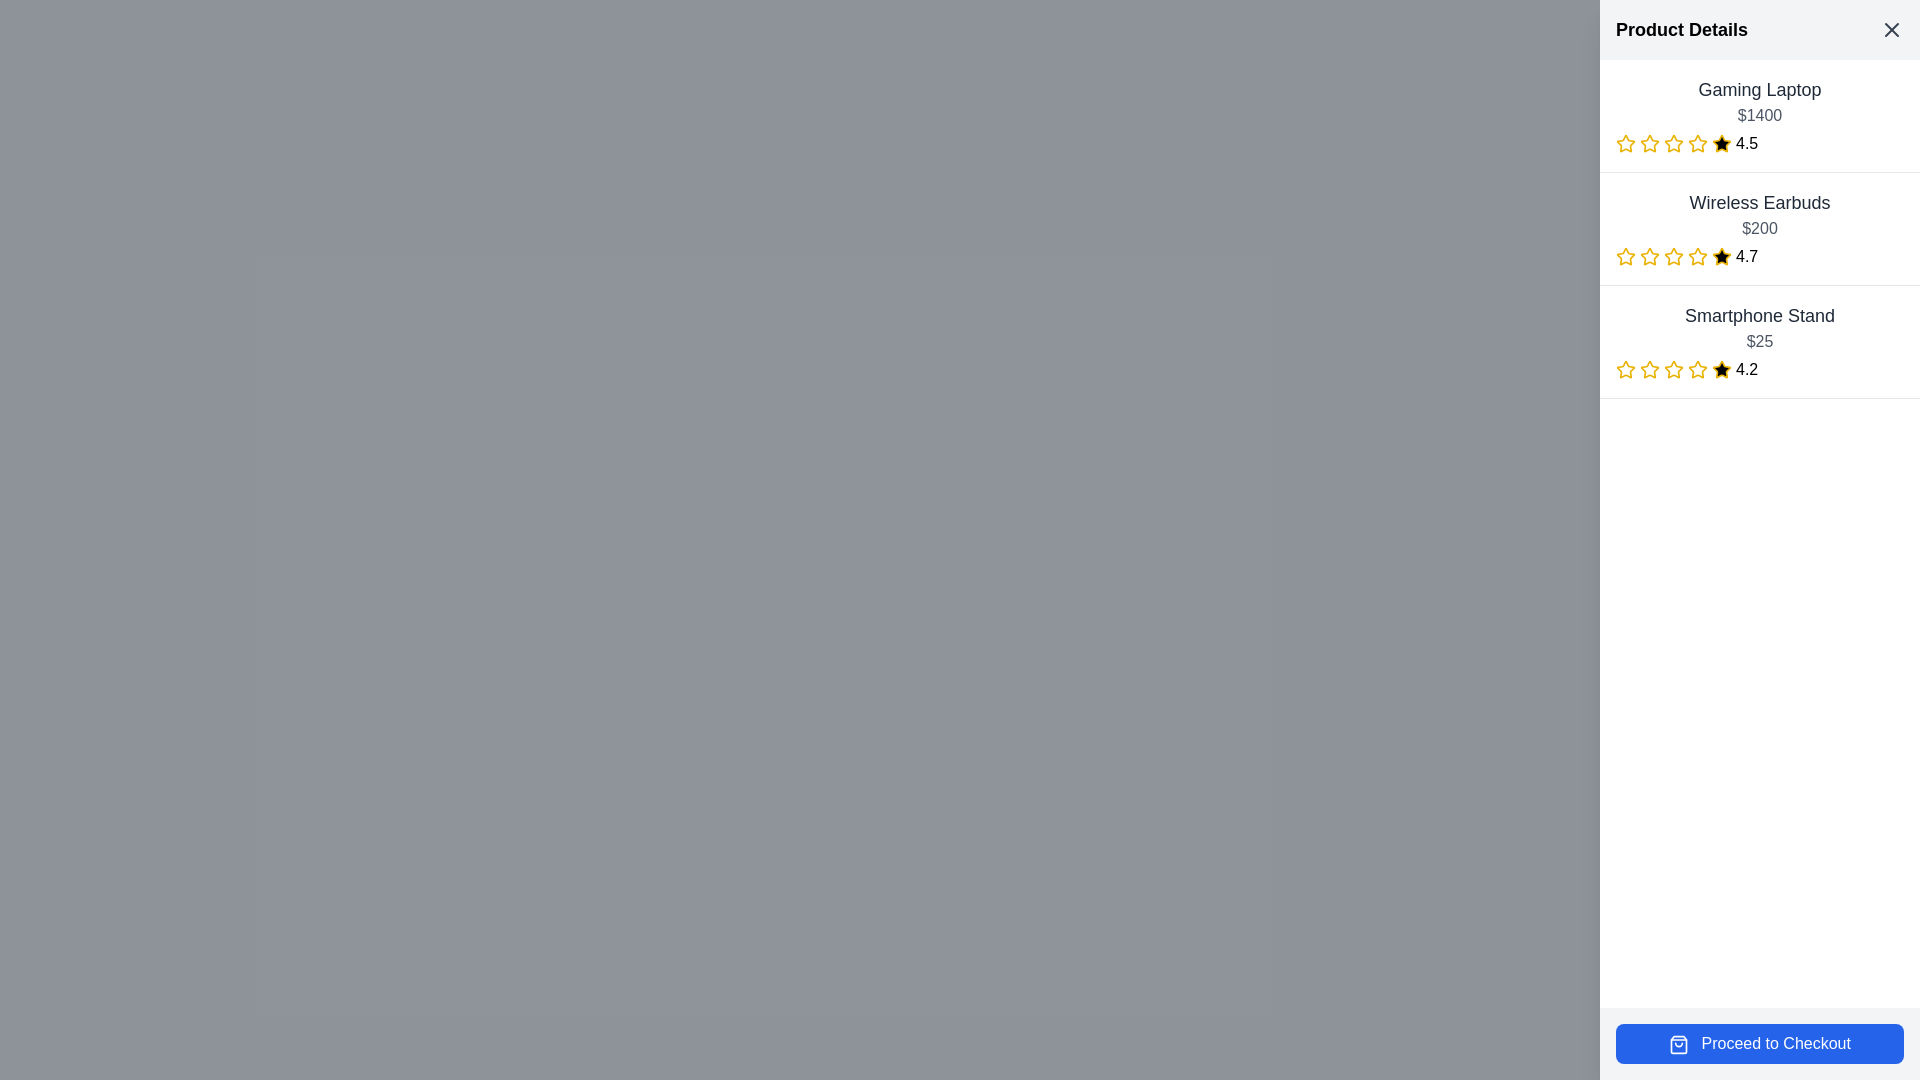  What do you see at coordinates (1650, 256) in the screenshot?
I see `the third filled star icon in the rating system for the item 'Wireless Earbuds' to interact with it` at bounding box center [1650, 256].